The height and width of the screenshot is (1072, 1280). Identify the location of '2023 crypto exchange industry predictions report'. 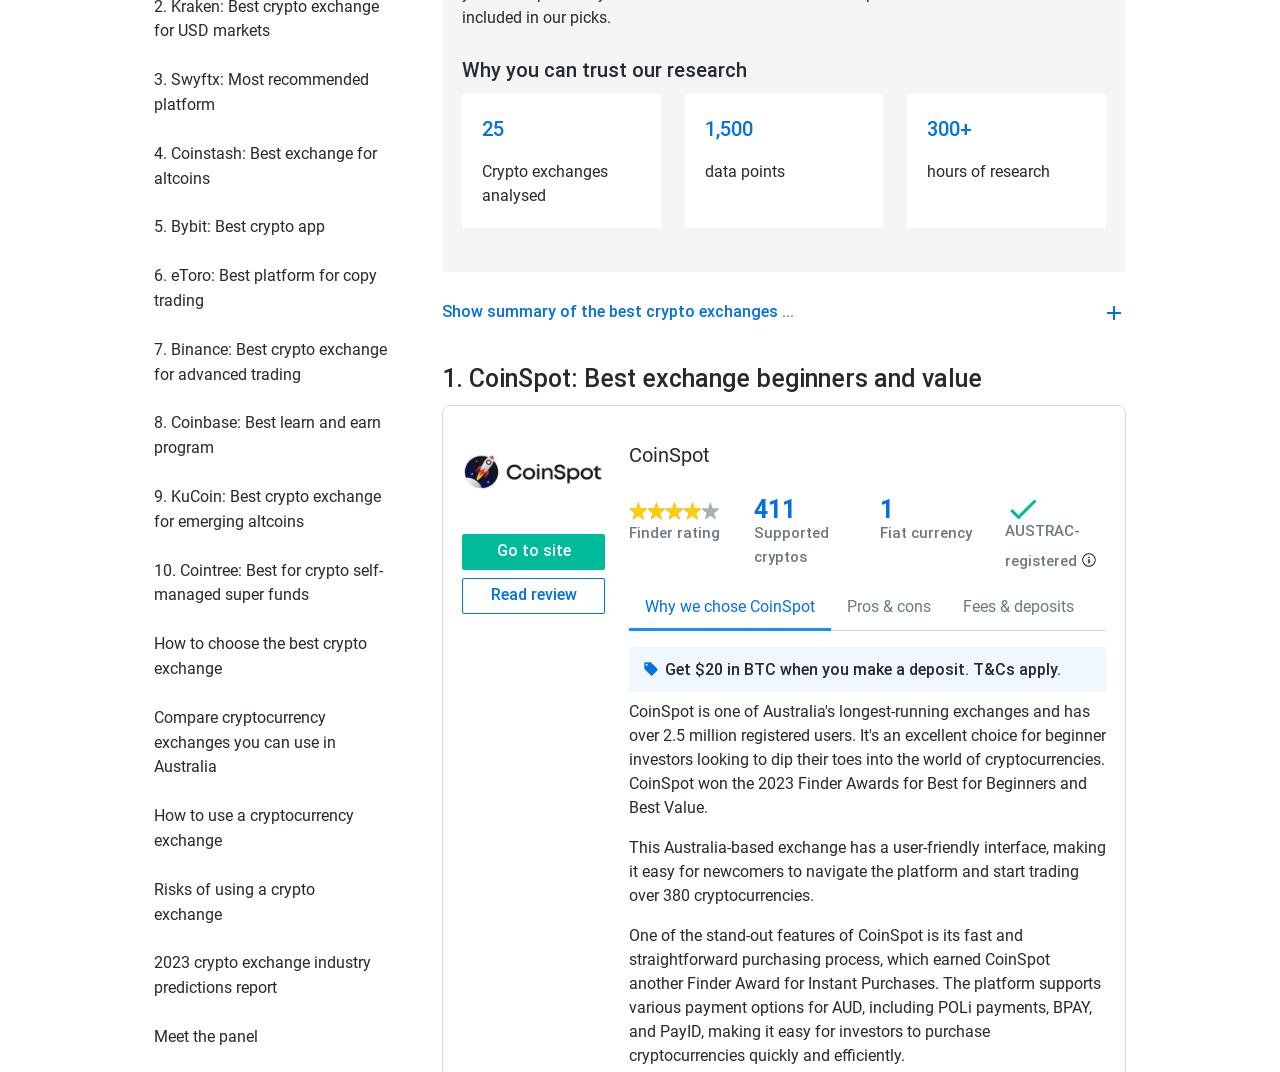
(261, 973).